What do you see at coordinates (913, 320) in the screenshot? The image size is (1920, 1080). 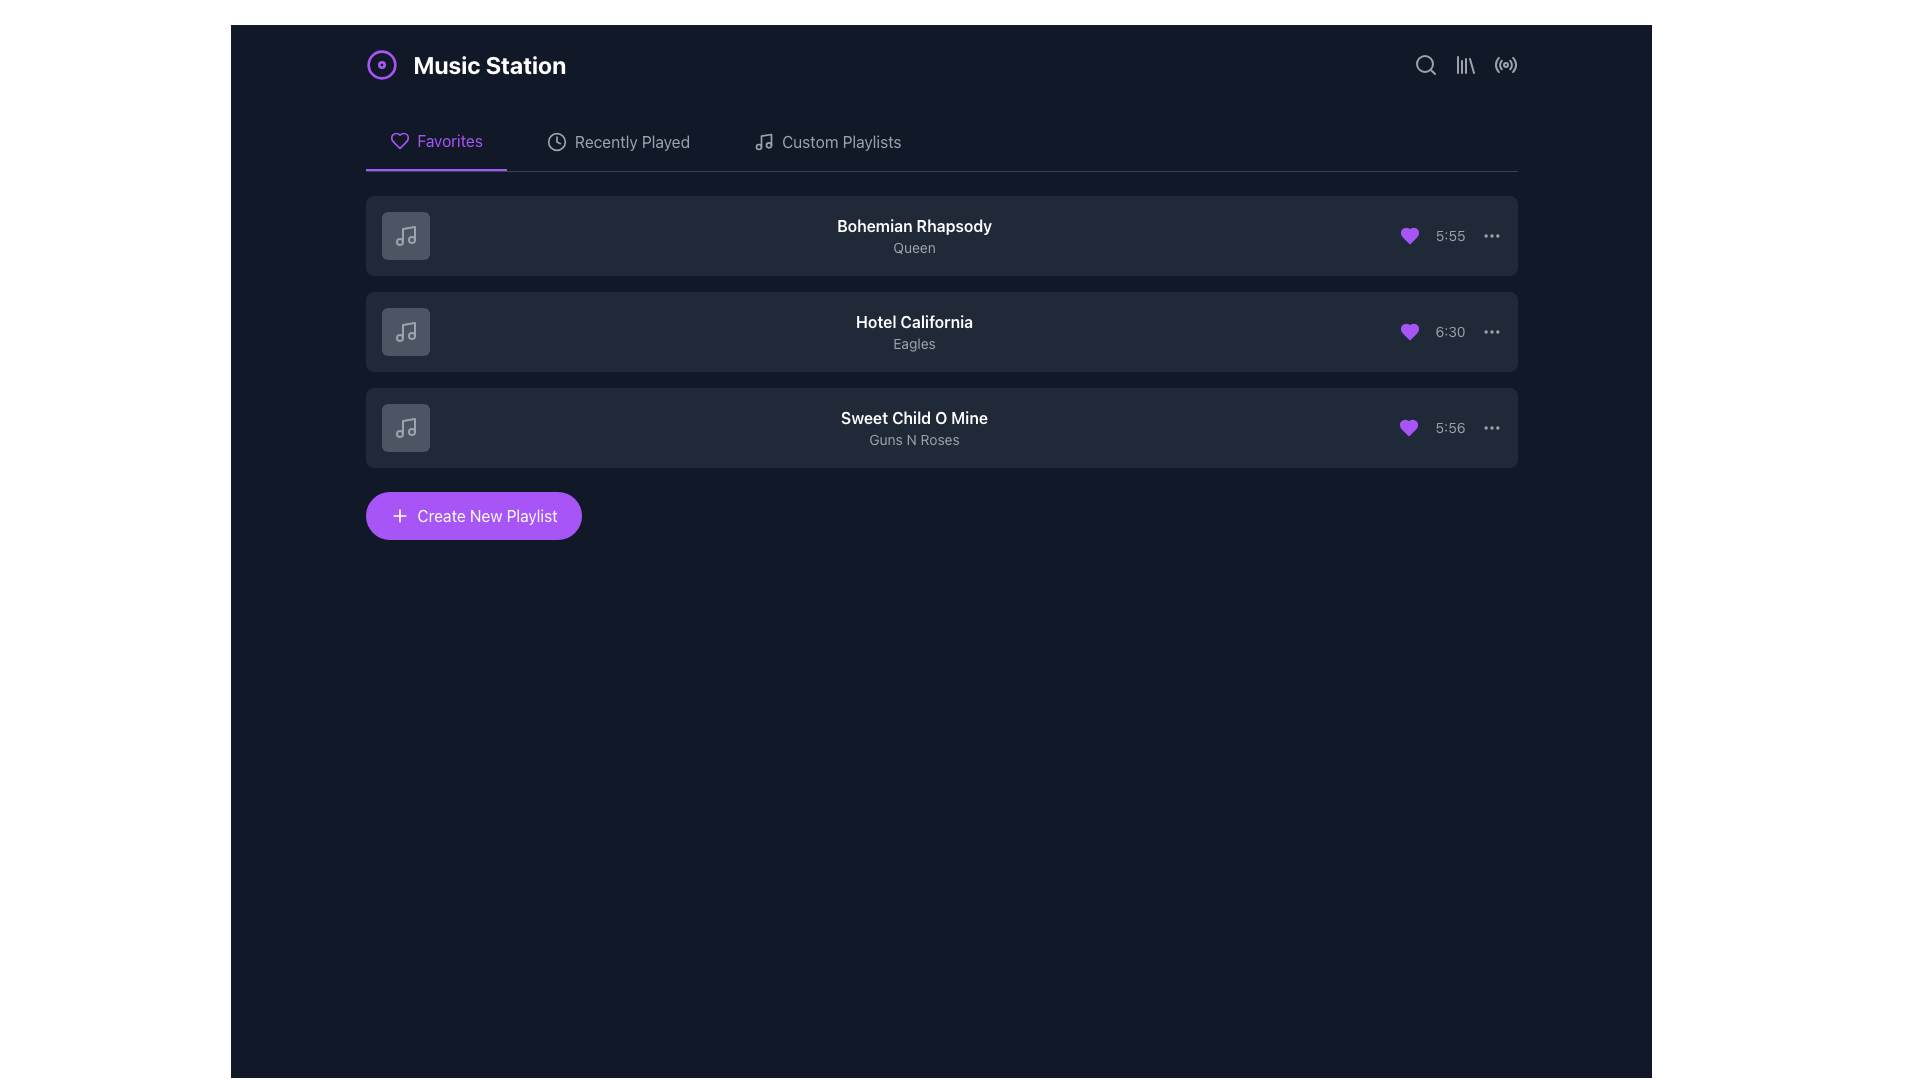 I see `the text label displaying the title of the song 'Hotel California' which is located in the 'Favorites' tab, second row of the music list, above the artist's name 'Eagles'` at bounding box center [913, 320].